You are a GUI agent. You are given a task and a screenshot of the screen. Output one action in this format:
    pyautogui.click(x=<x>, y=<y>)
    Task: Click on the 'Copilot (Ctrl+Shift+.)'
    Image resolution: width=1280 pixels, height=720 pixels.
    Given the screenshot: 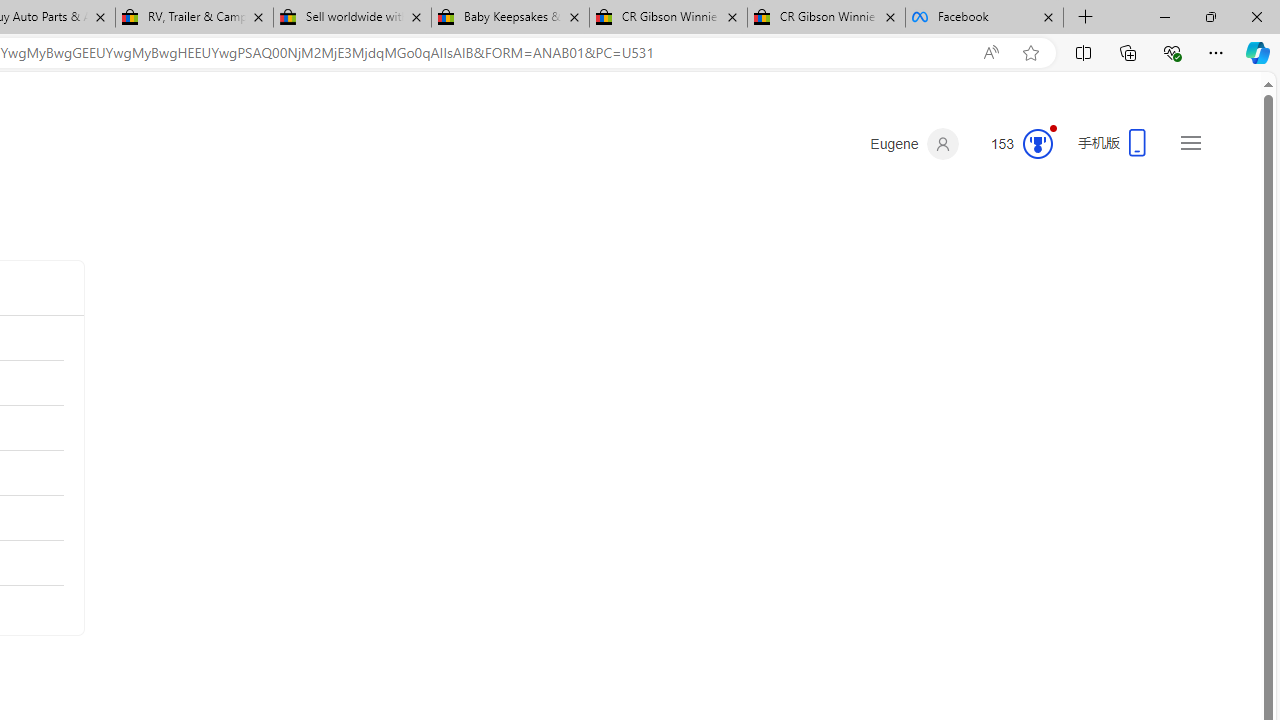 What is the action you would take?
    pyautogui.click(x=1257, y=51)
    